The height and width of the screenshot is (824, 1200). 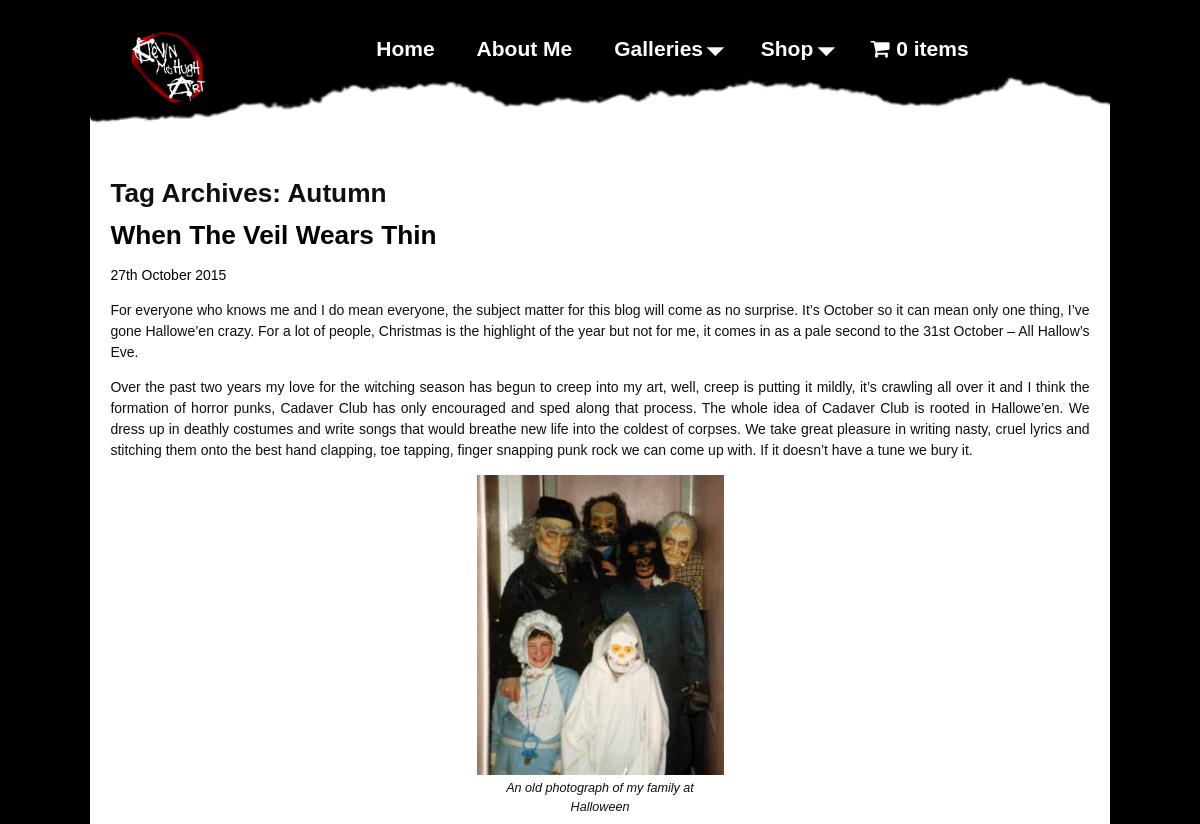 I want to click on 'Shop', so click(x=785, y=47).